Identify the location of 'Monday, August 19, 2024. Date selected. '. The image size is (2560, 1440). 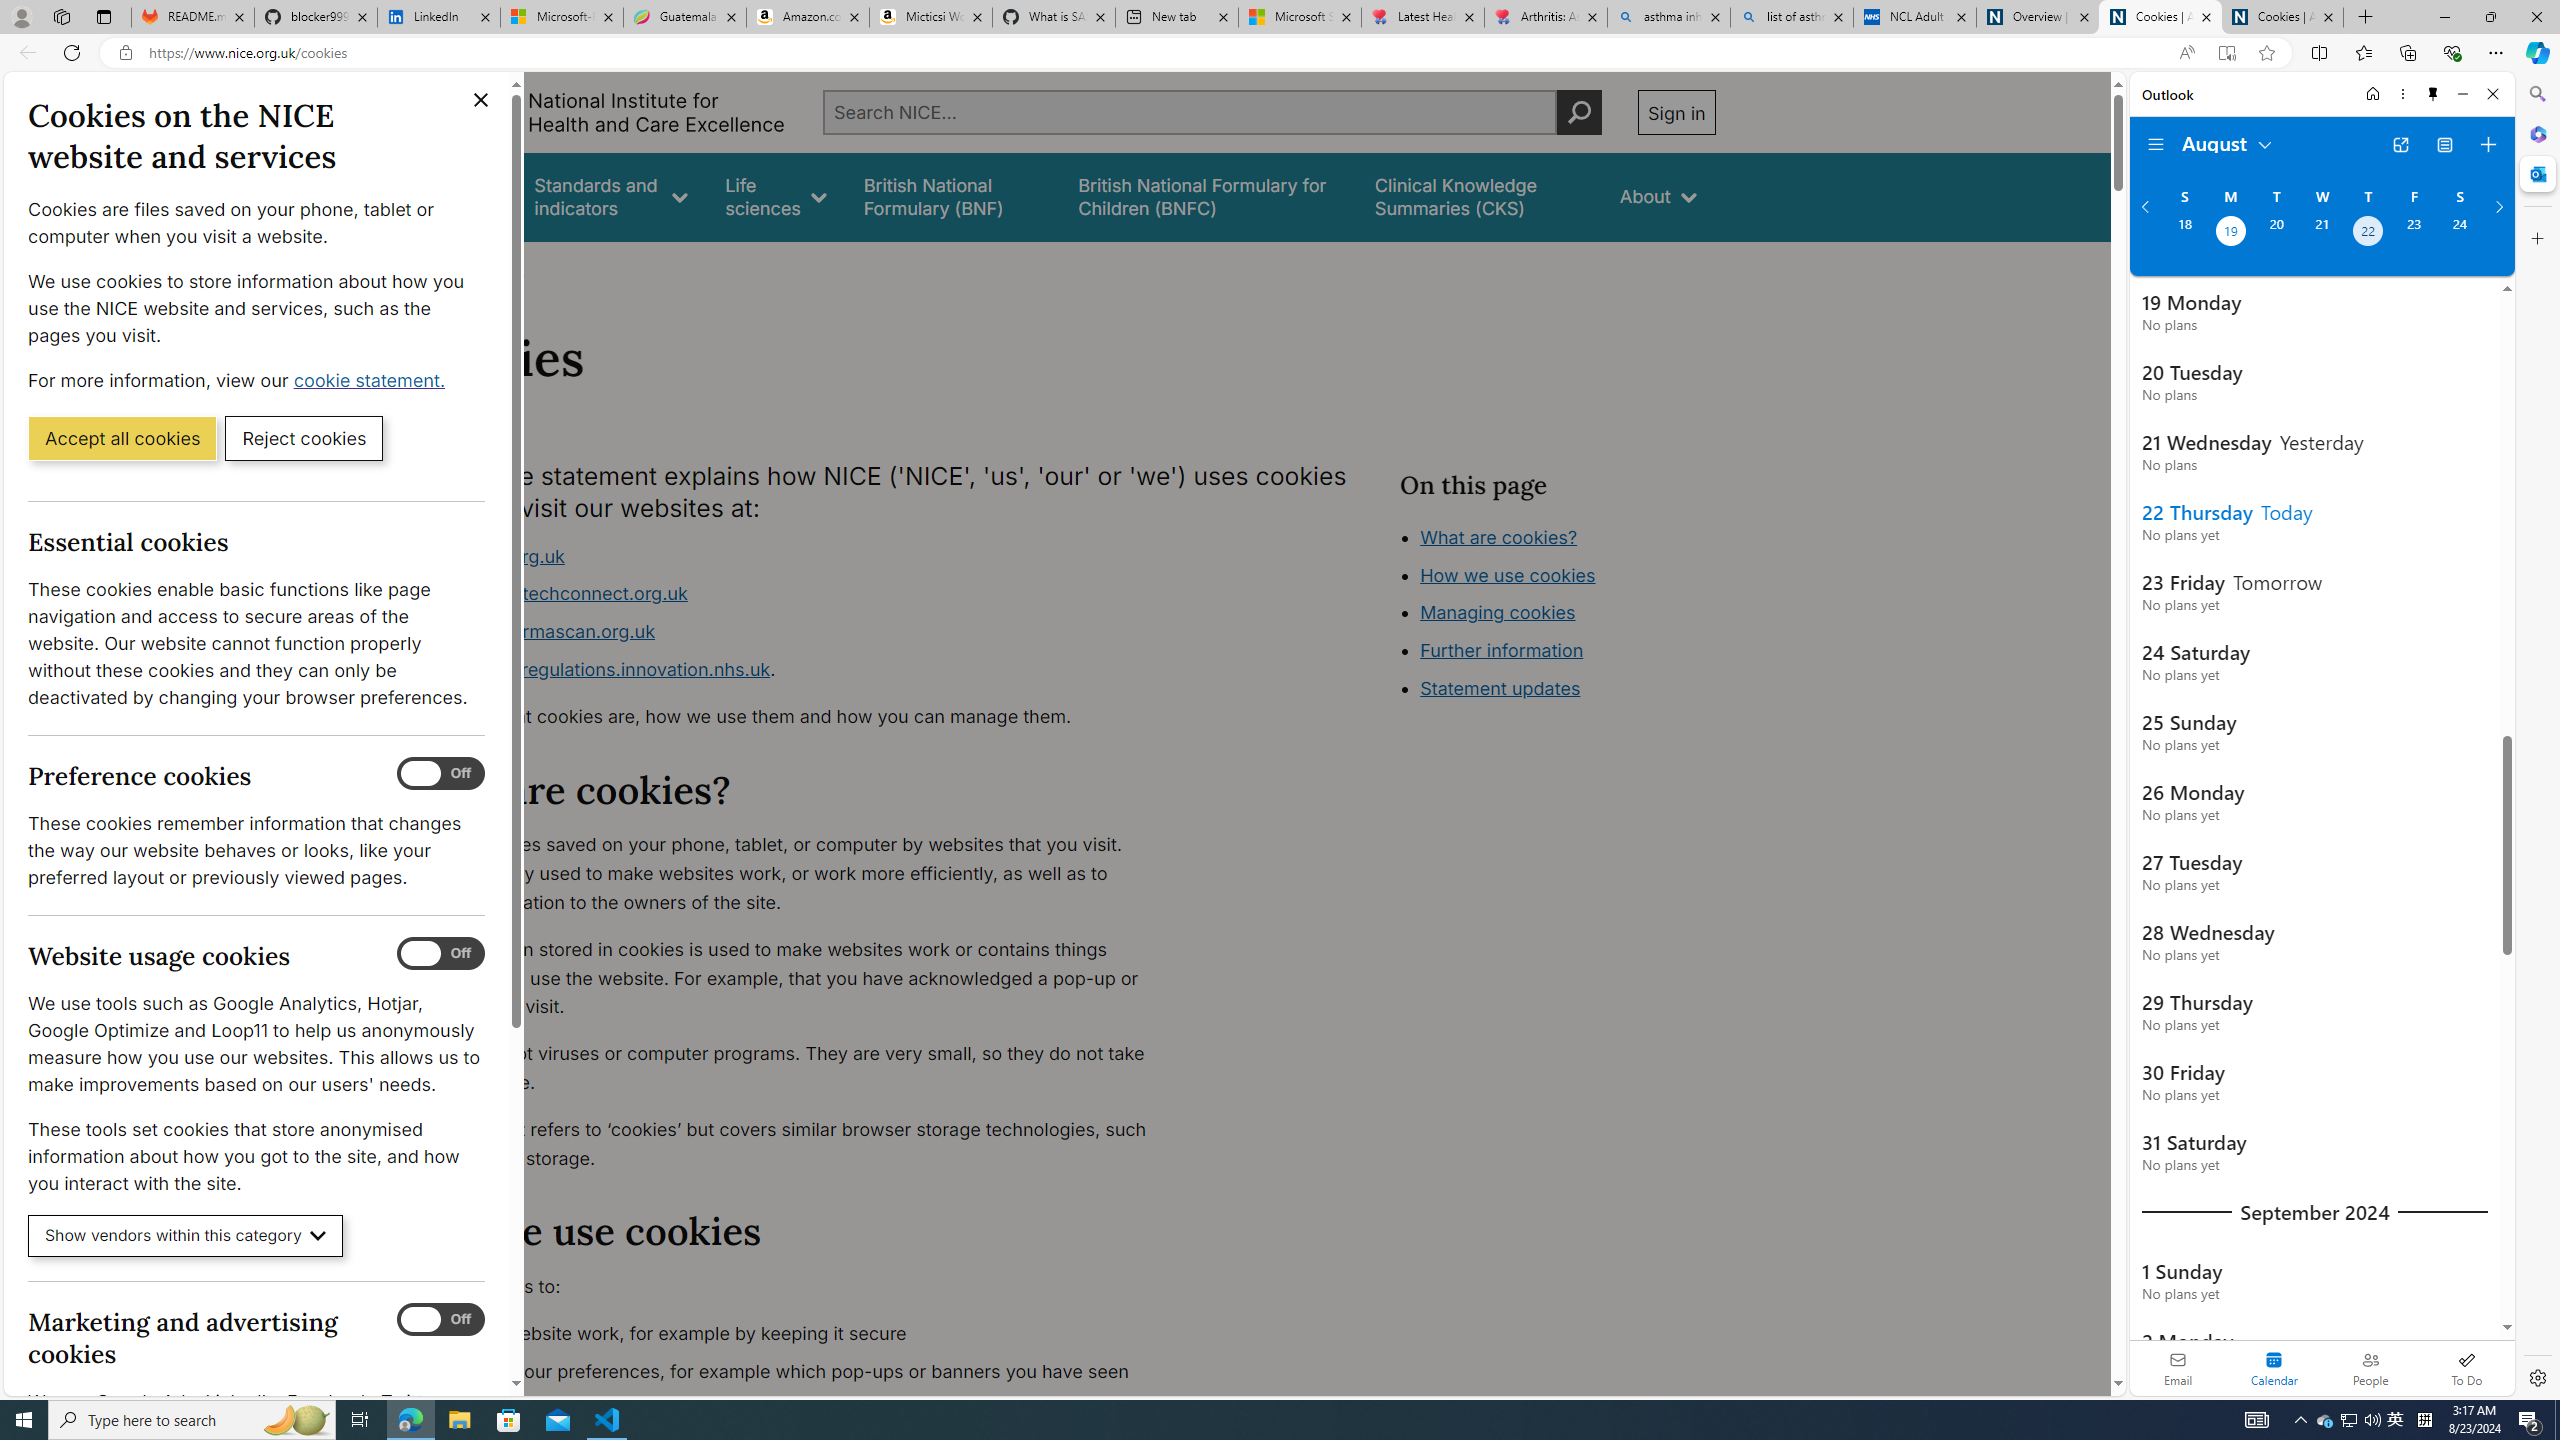
(2229, 233).